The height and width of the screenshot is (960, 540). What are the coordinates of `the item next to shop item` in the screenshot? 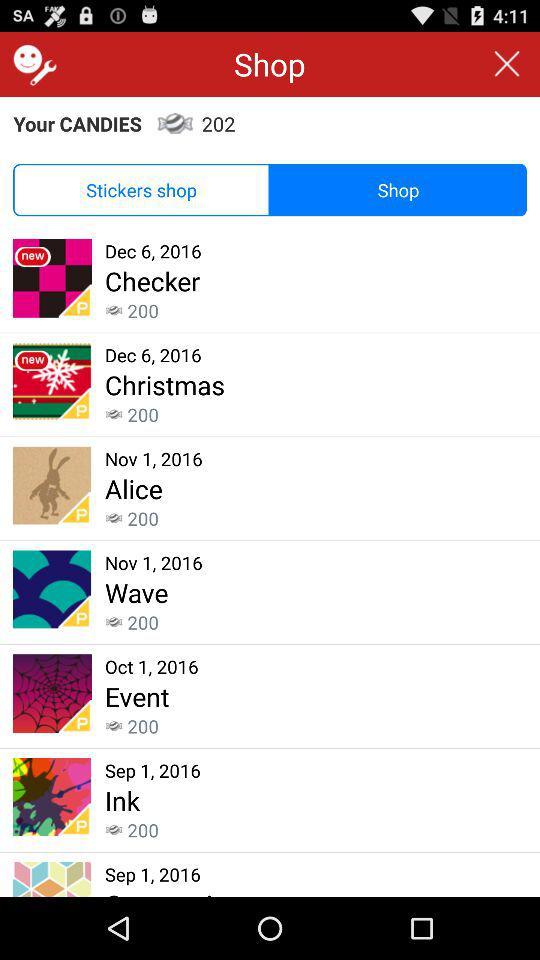 It's located at (140, 190).